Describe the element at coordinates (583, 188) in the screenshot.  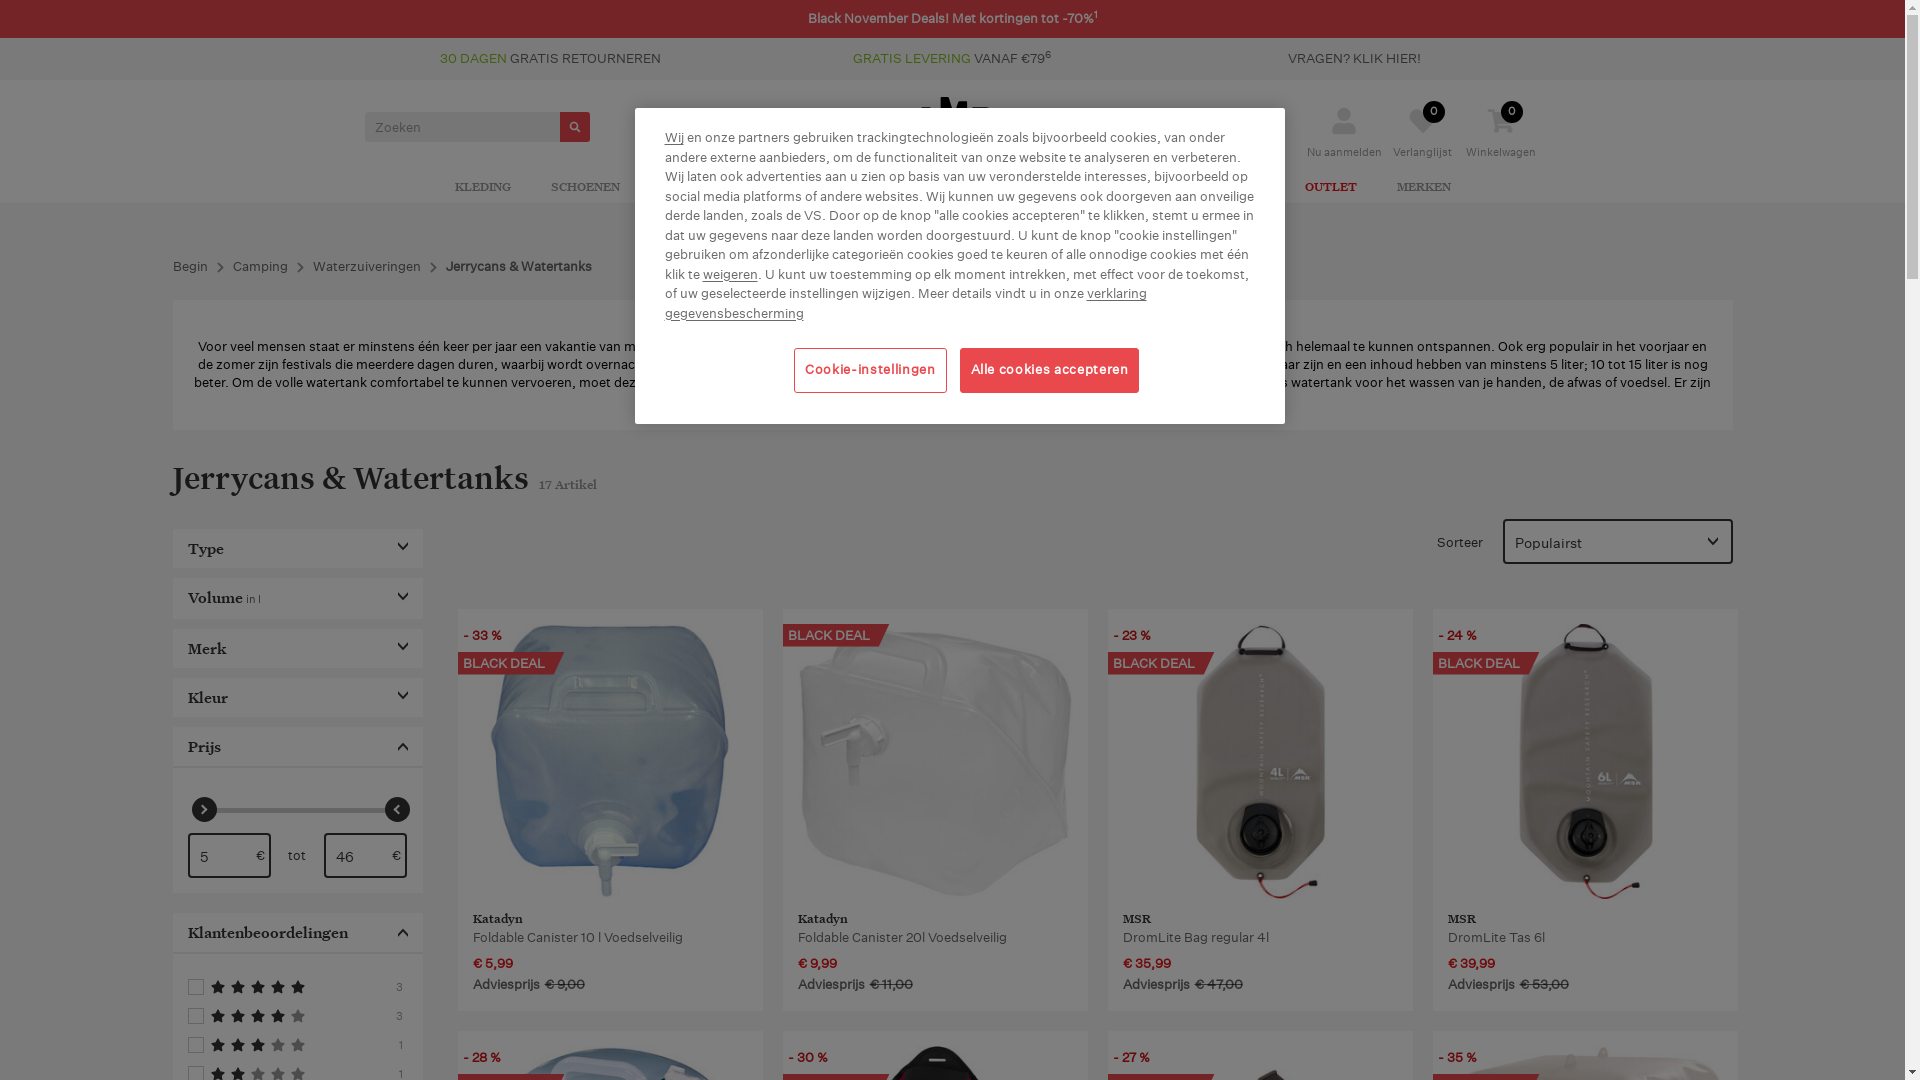
I see `'SCHOENEN'` at that location.